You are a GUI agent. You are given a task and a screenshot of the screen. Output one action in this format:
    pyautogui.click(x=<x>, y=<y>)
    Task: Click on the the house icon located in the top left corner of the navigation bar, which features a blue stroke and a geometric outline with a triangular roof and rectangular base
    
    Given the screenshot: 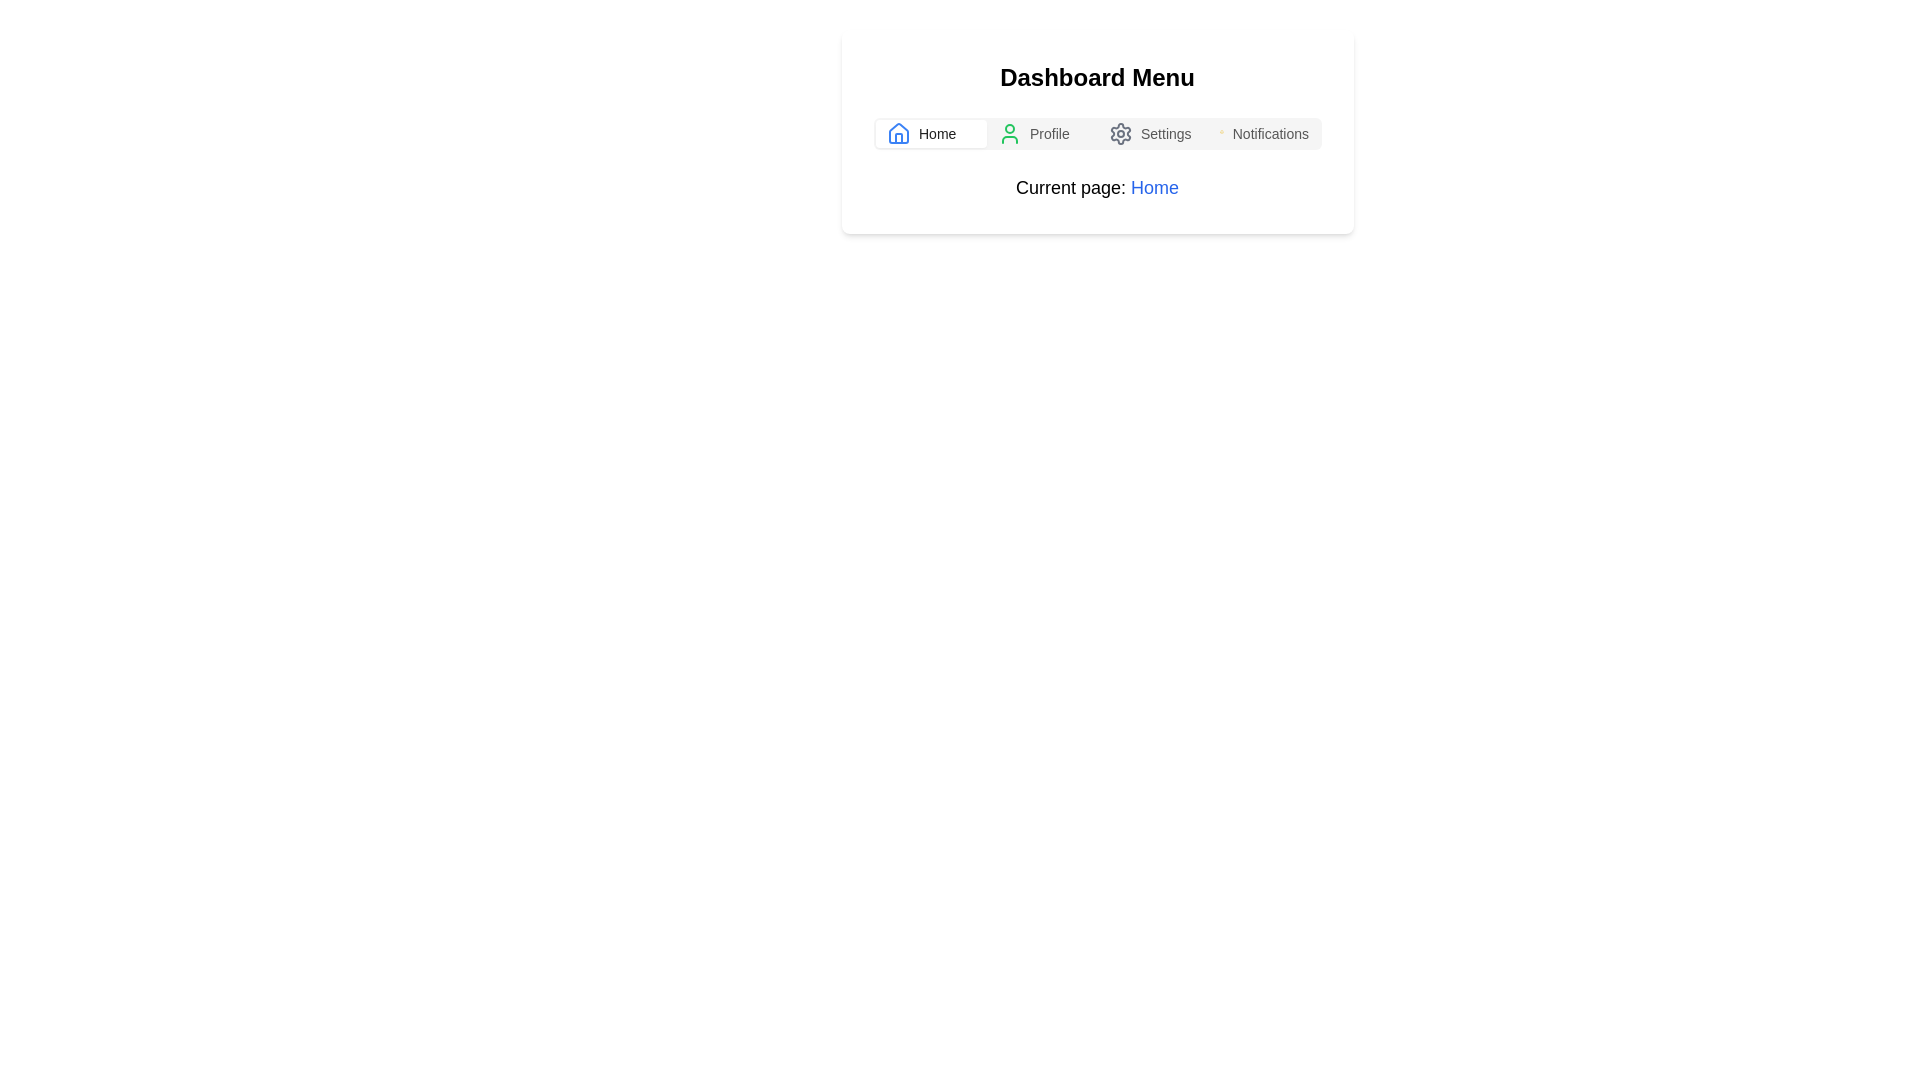 What is the action you would take?
    pyautogui.click(x=897, y=133)
    